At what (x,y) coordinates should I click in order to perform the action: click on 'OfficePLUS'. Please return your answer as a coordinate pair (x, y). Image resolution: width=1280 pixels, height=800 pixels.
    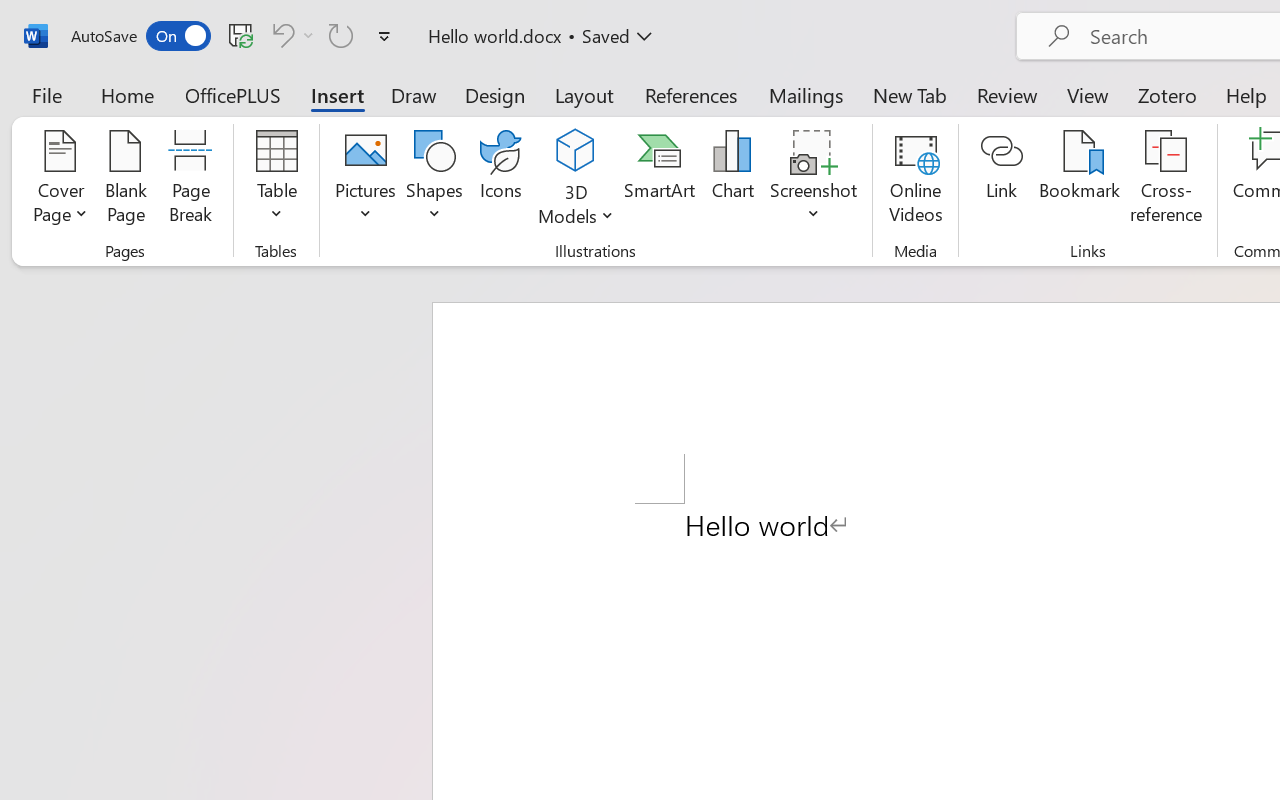
    Looking at the image, I should click on (233, 94).